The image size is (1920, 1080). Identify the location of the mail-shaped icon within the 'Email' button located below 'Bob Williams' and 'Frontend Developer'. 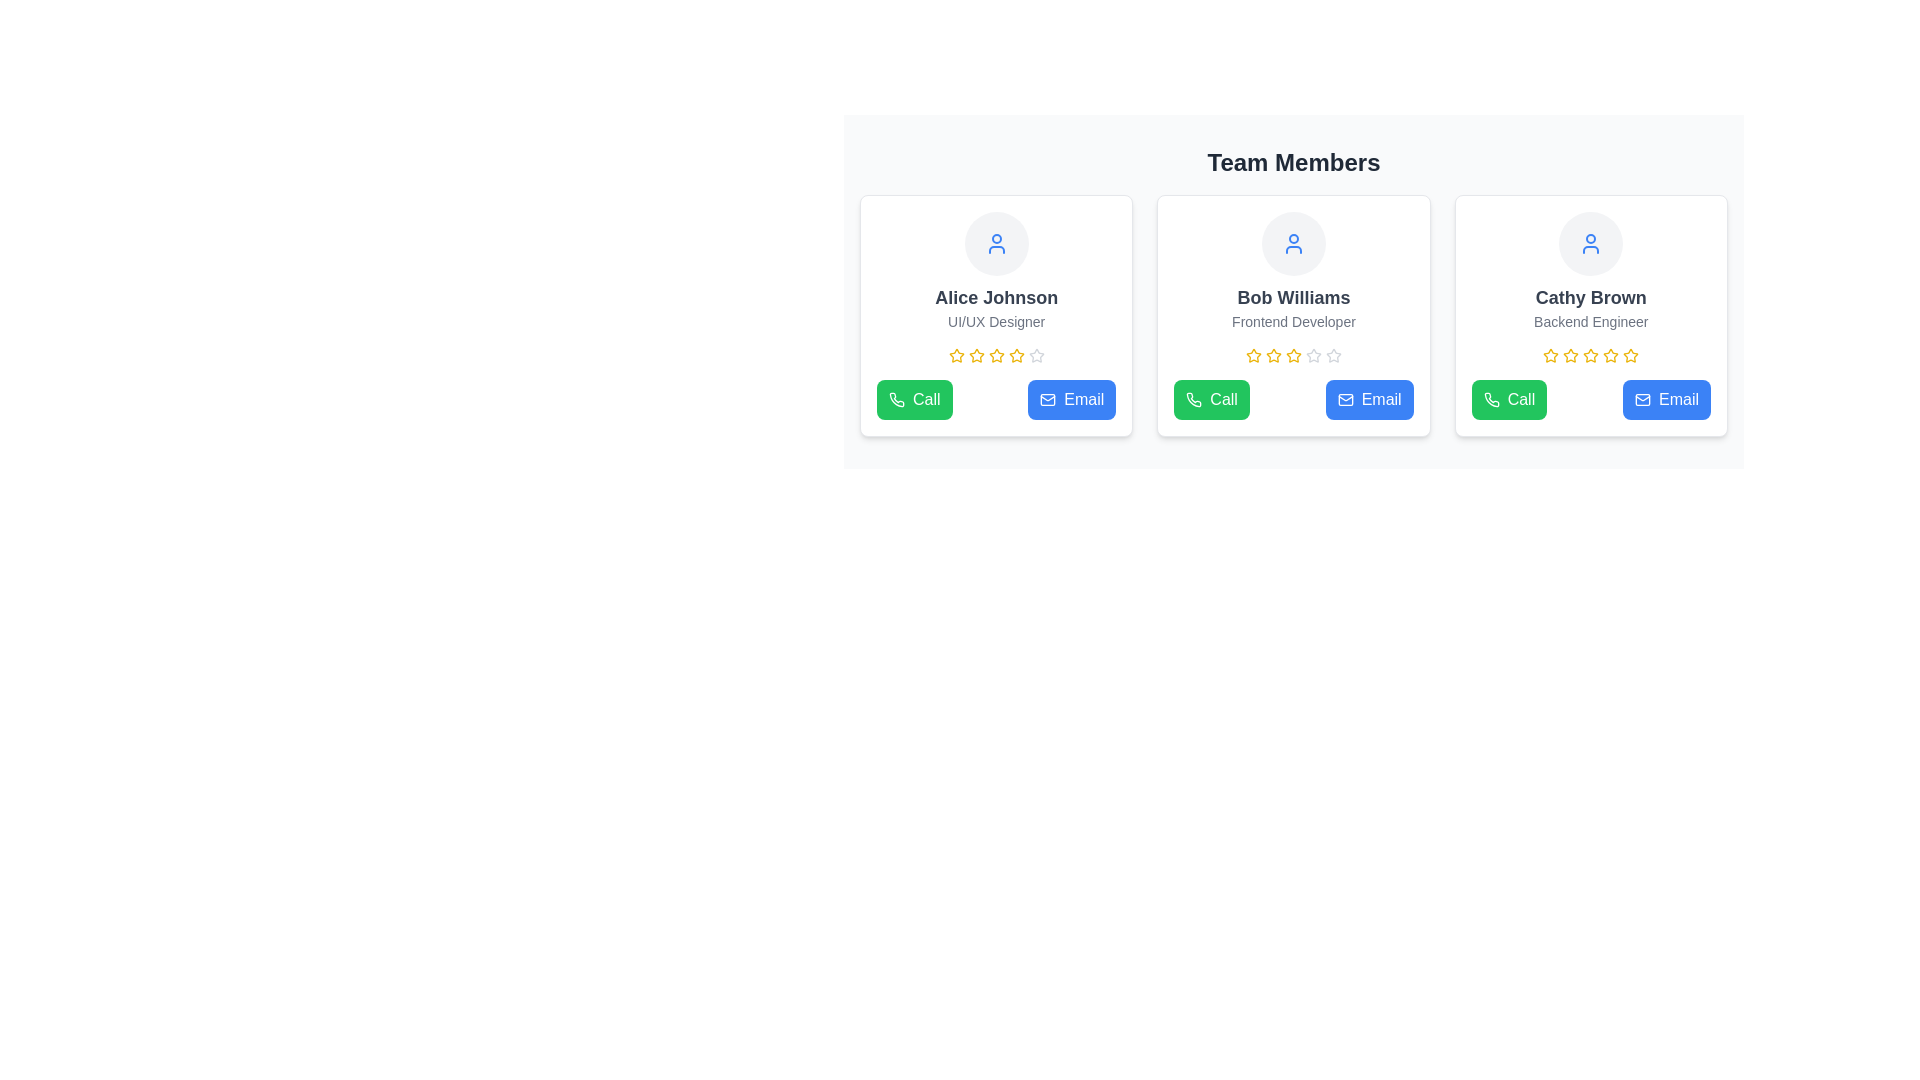
(1345, 400).